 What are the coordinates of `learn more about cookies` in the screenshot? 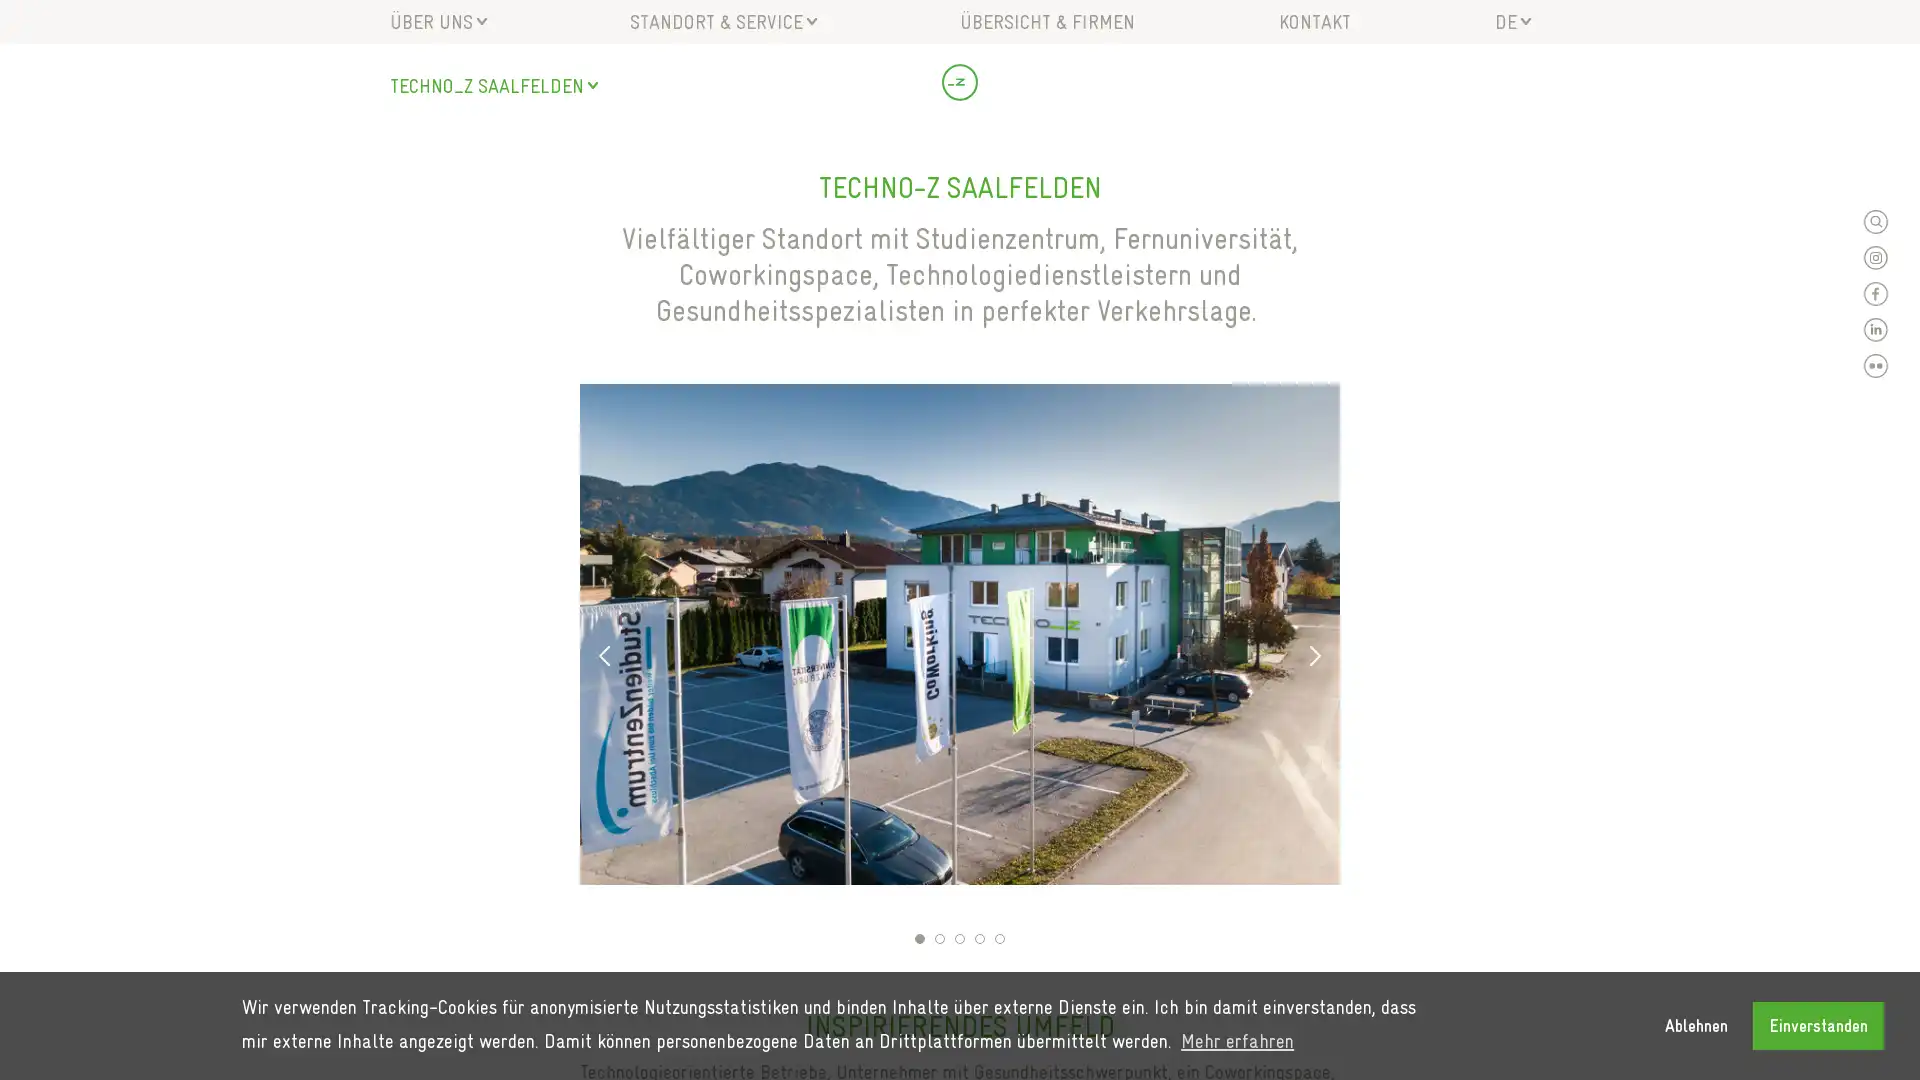 It's located at (1236, 1040).